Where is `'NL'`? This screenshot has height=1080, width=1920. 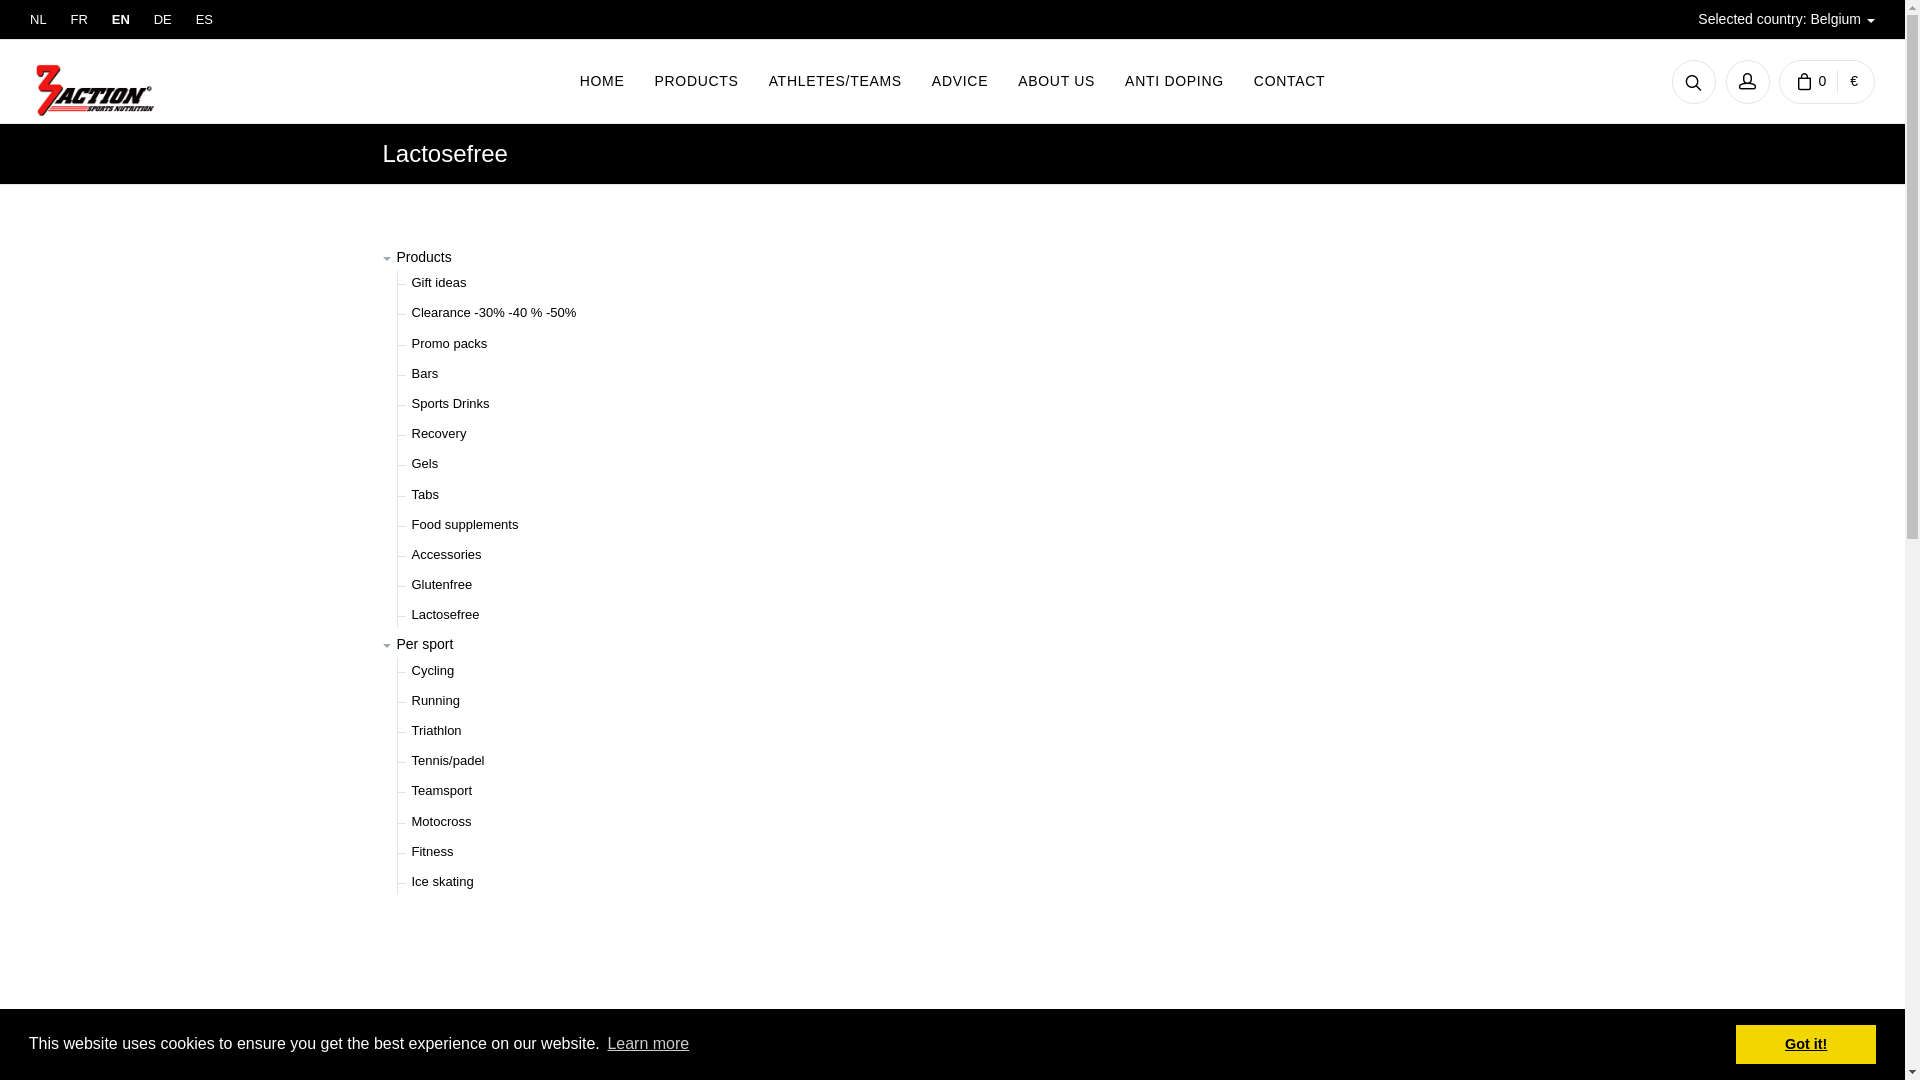 'NL' is located at coordinates (38, 19).